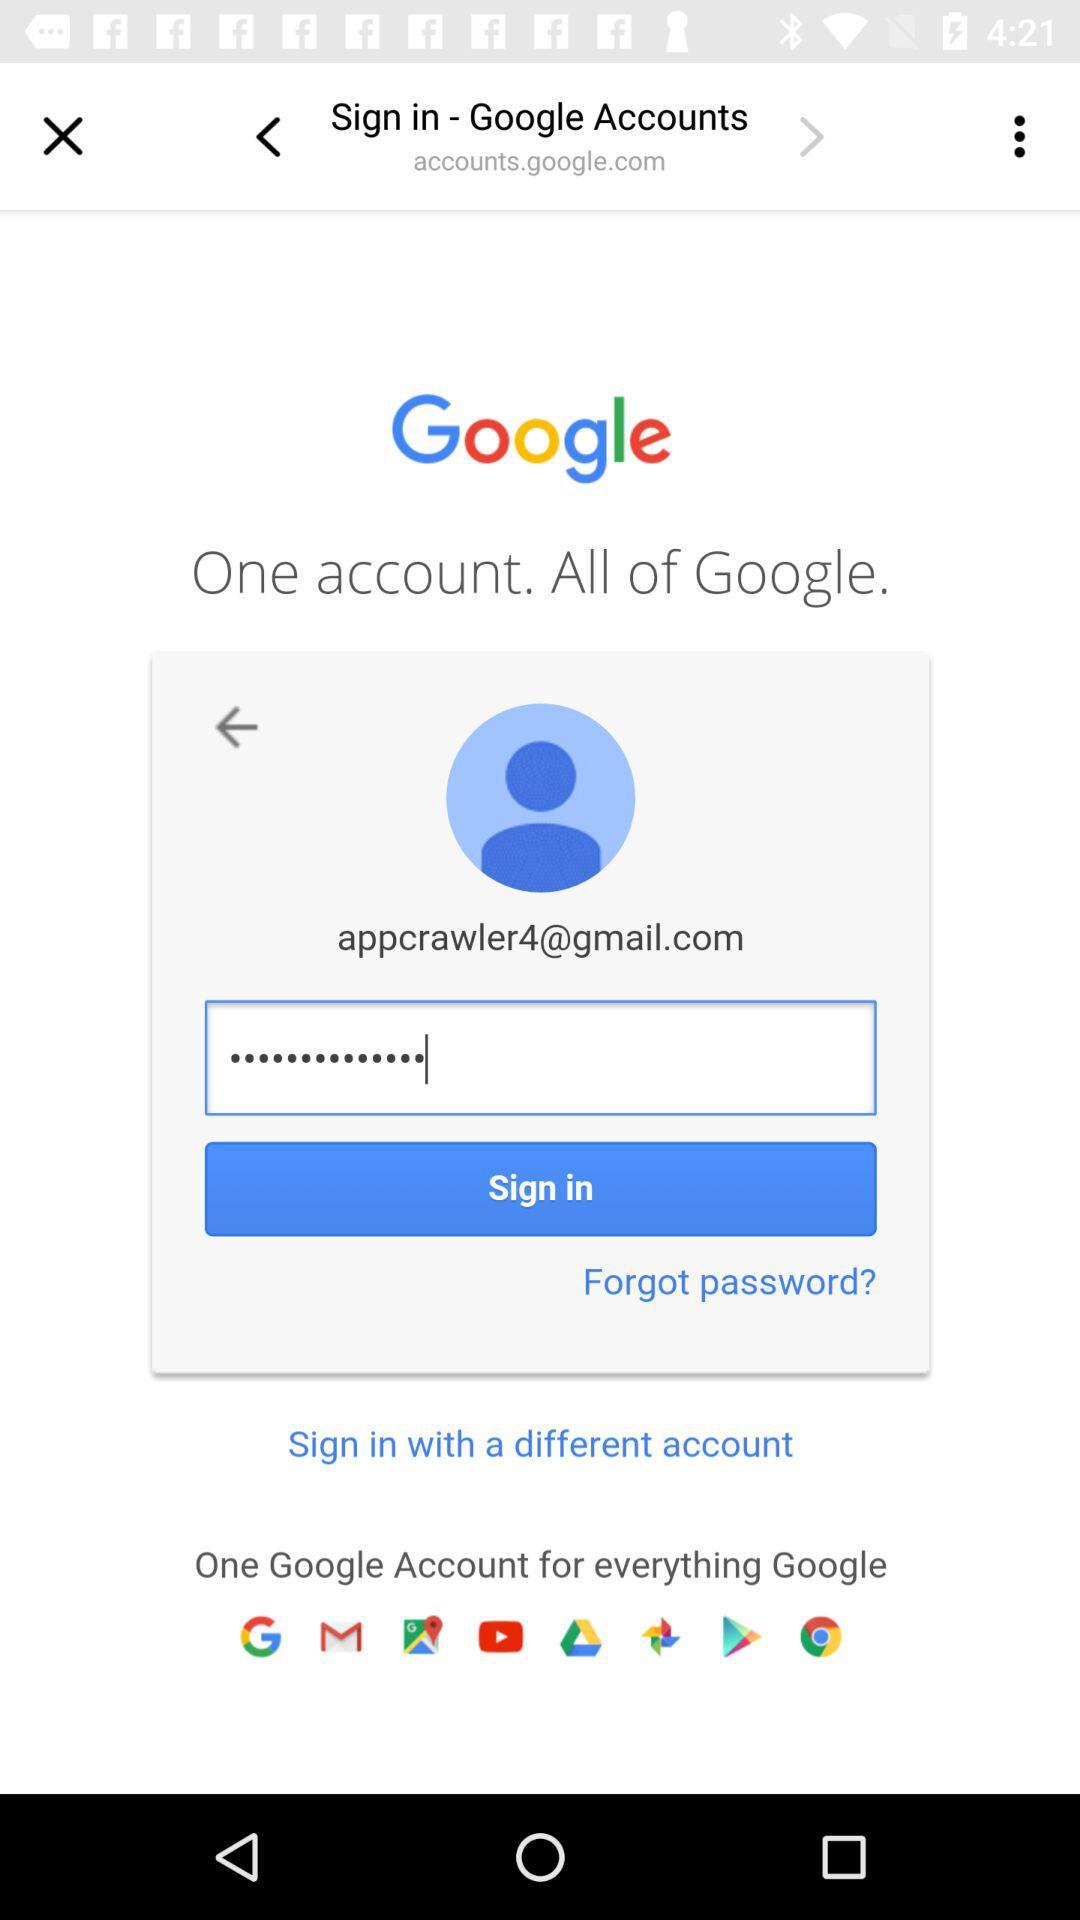 Image resolution: width=1080 pixels, height=1920 pixels. I want to click on exit, so click(61, 135).